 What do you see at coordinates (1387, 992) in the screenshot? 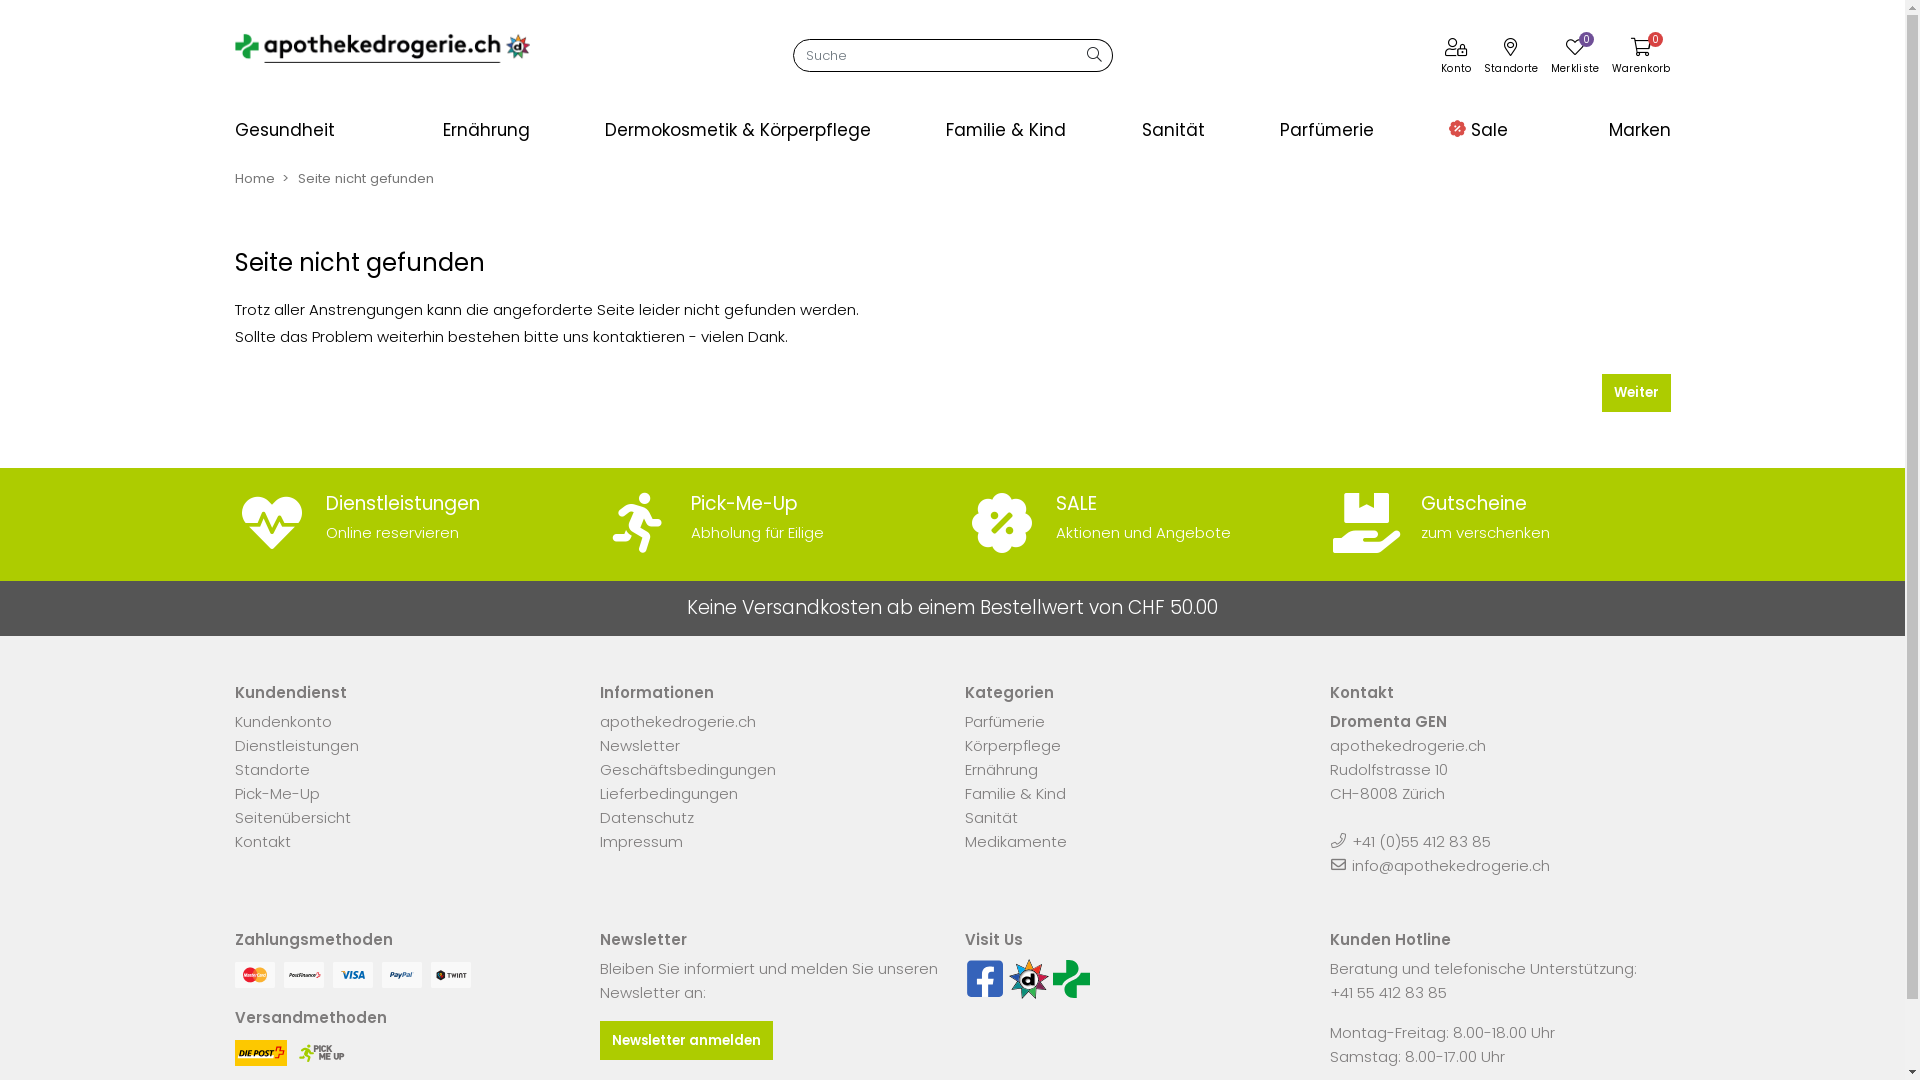
I see `'+41 55 412 83 85'` at bounding box center [1387, 992].